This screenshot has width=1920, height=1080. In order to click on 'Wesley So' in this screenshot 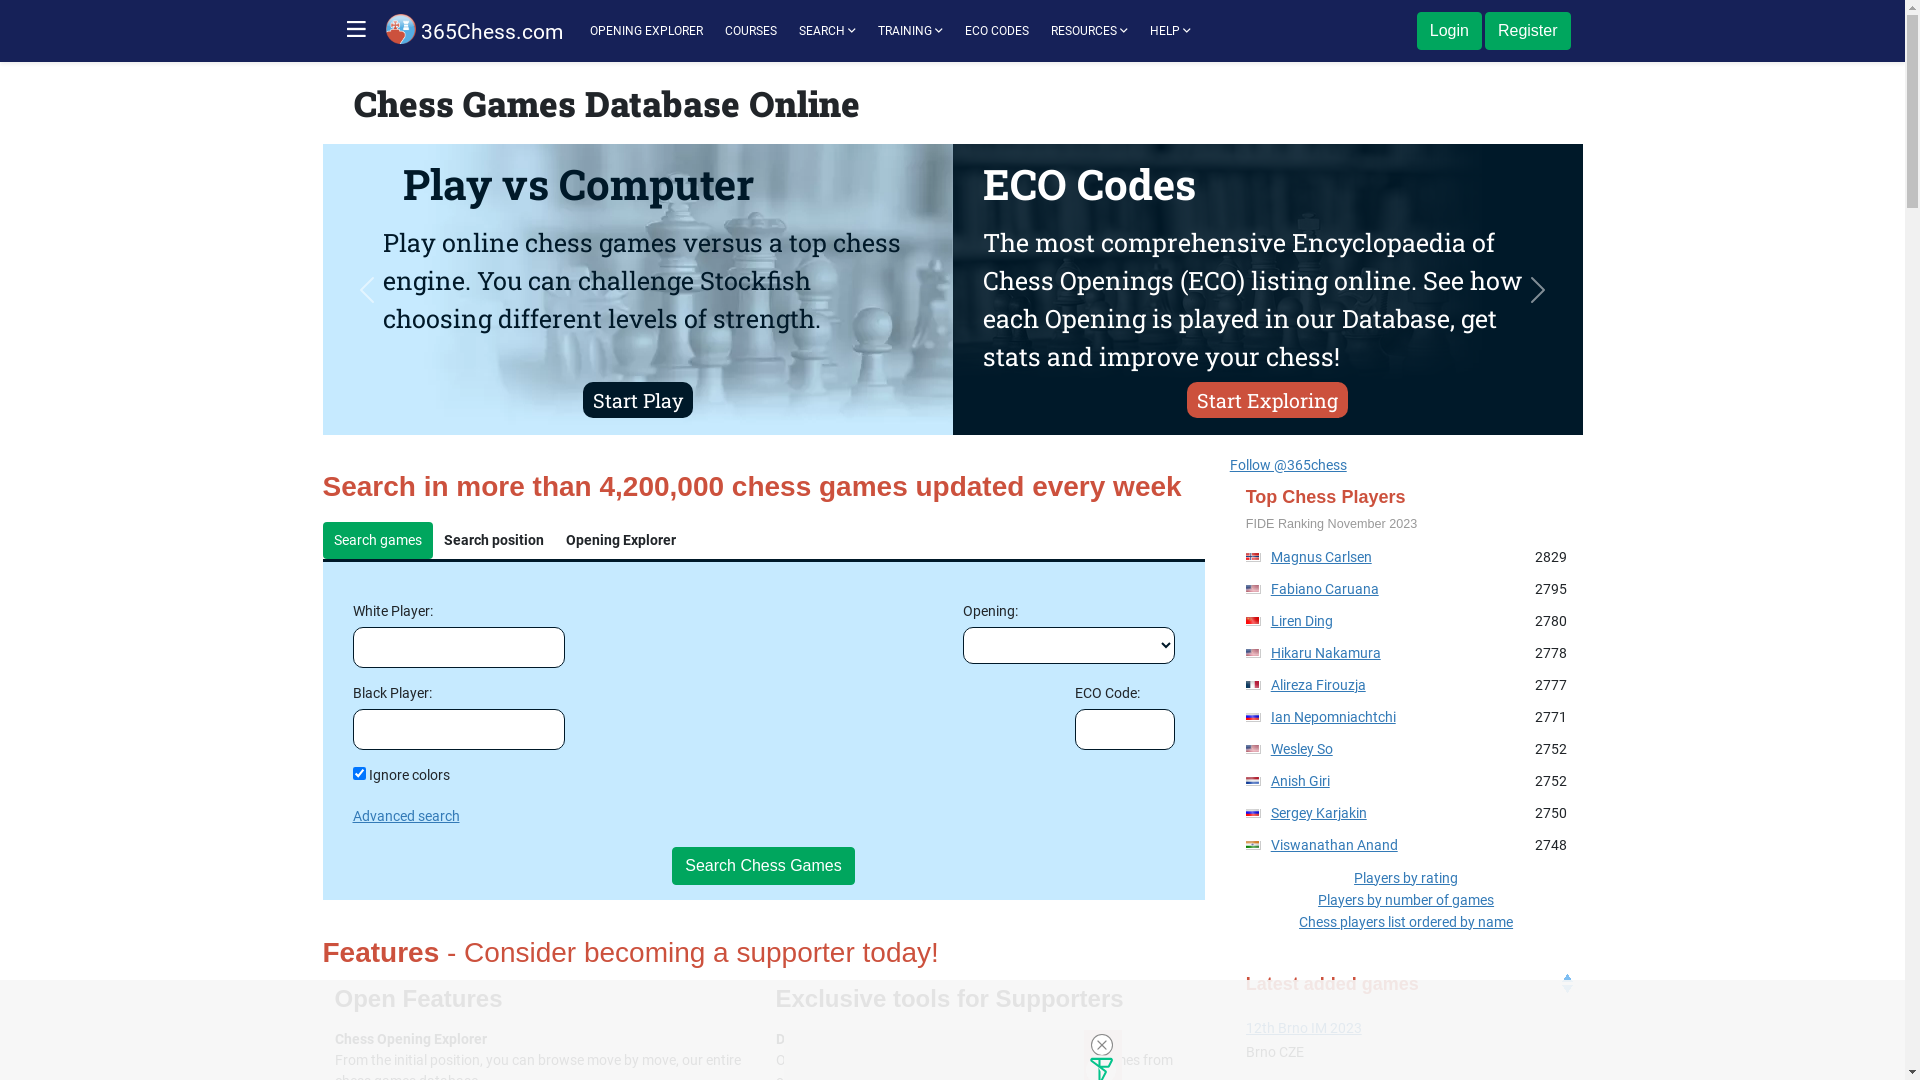, I will do `click(1301, 748)`.